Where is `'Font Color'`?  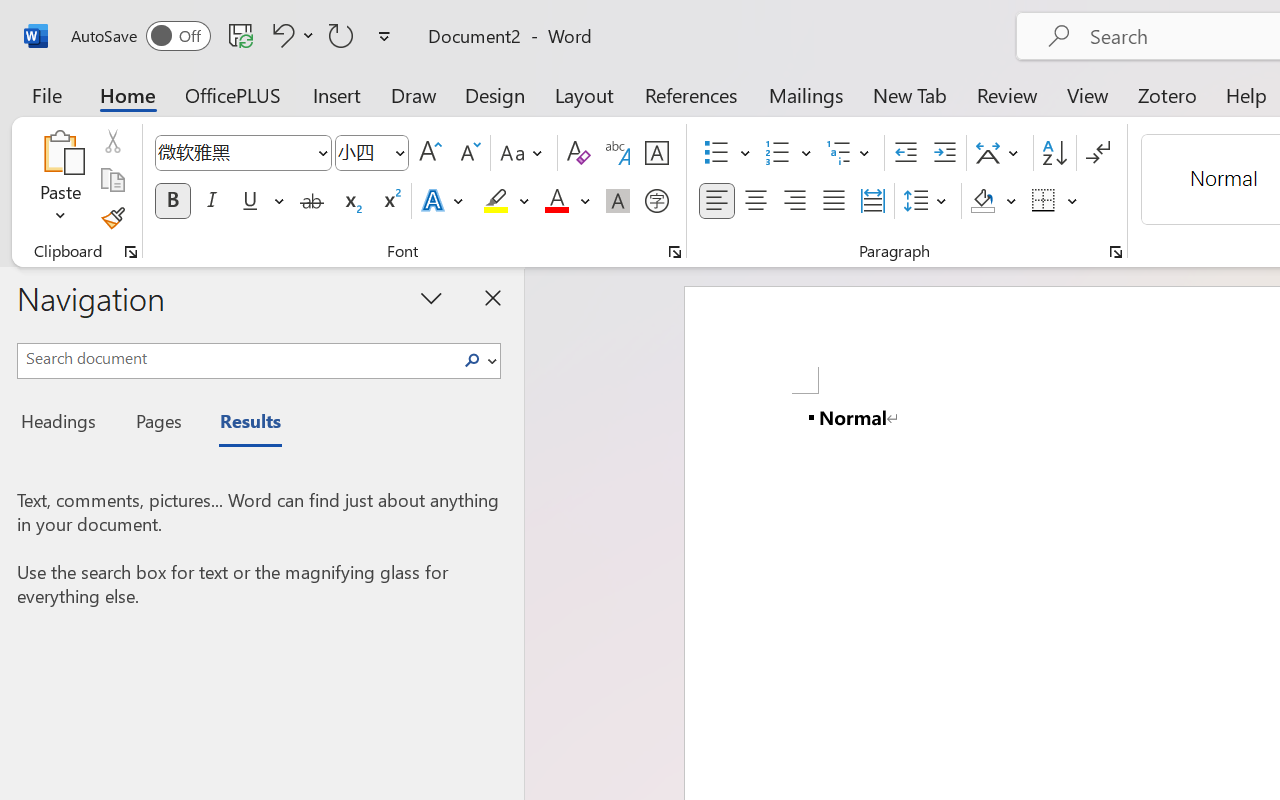 'Font Color' is located at coordinates (566, 201).